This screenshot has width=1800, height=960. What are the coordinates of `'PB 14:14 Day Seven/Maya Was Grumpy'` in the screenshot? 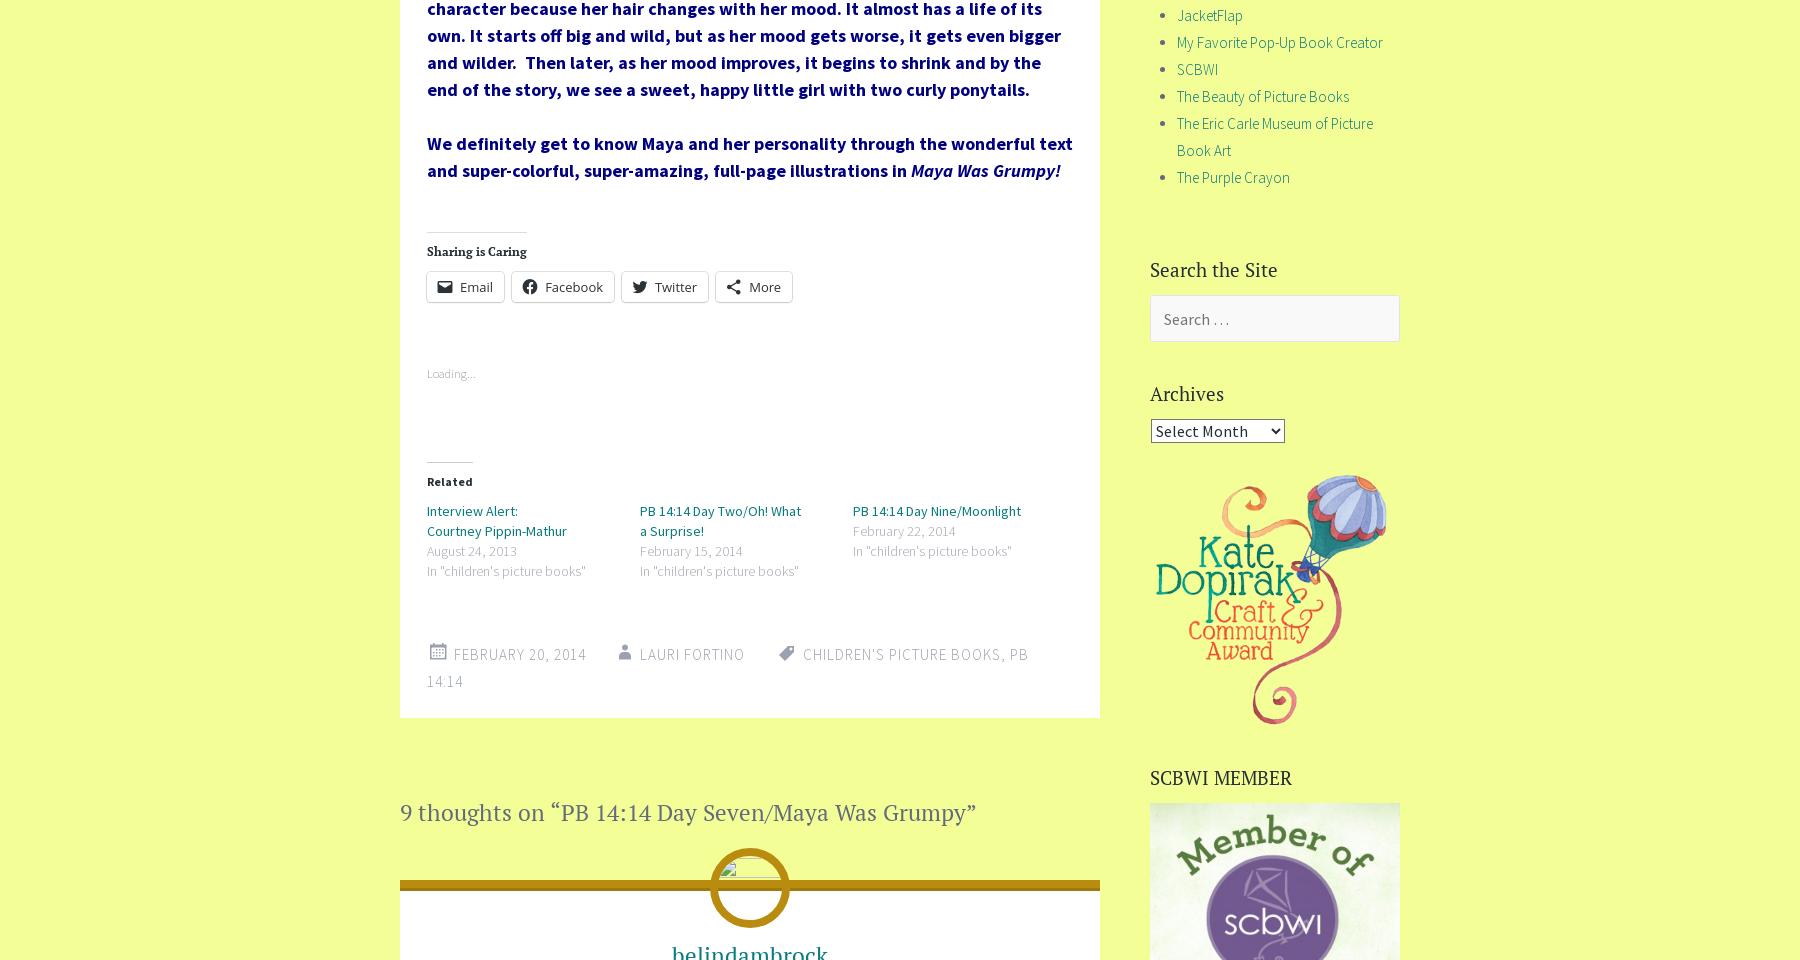 It's located at (762, 812).